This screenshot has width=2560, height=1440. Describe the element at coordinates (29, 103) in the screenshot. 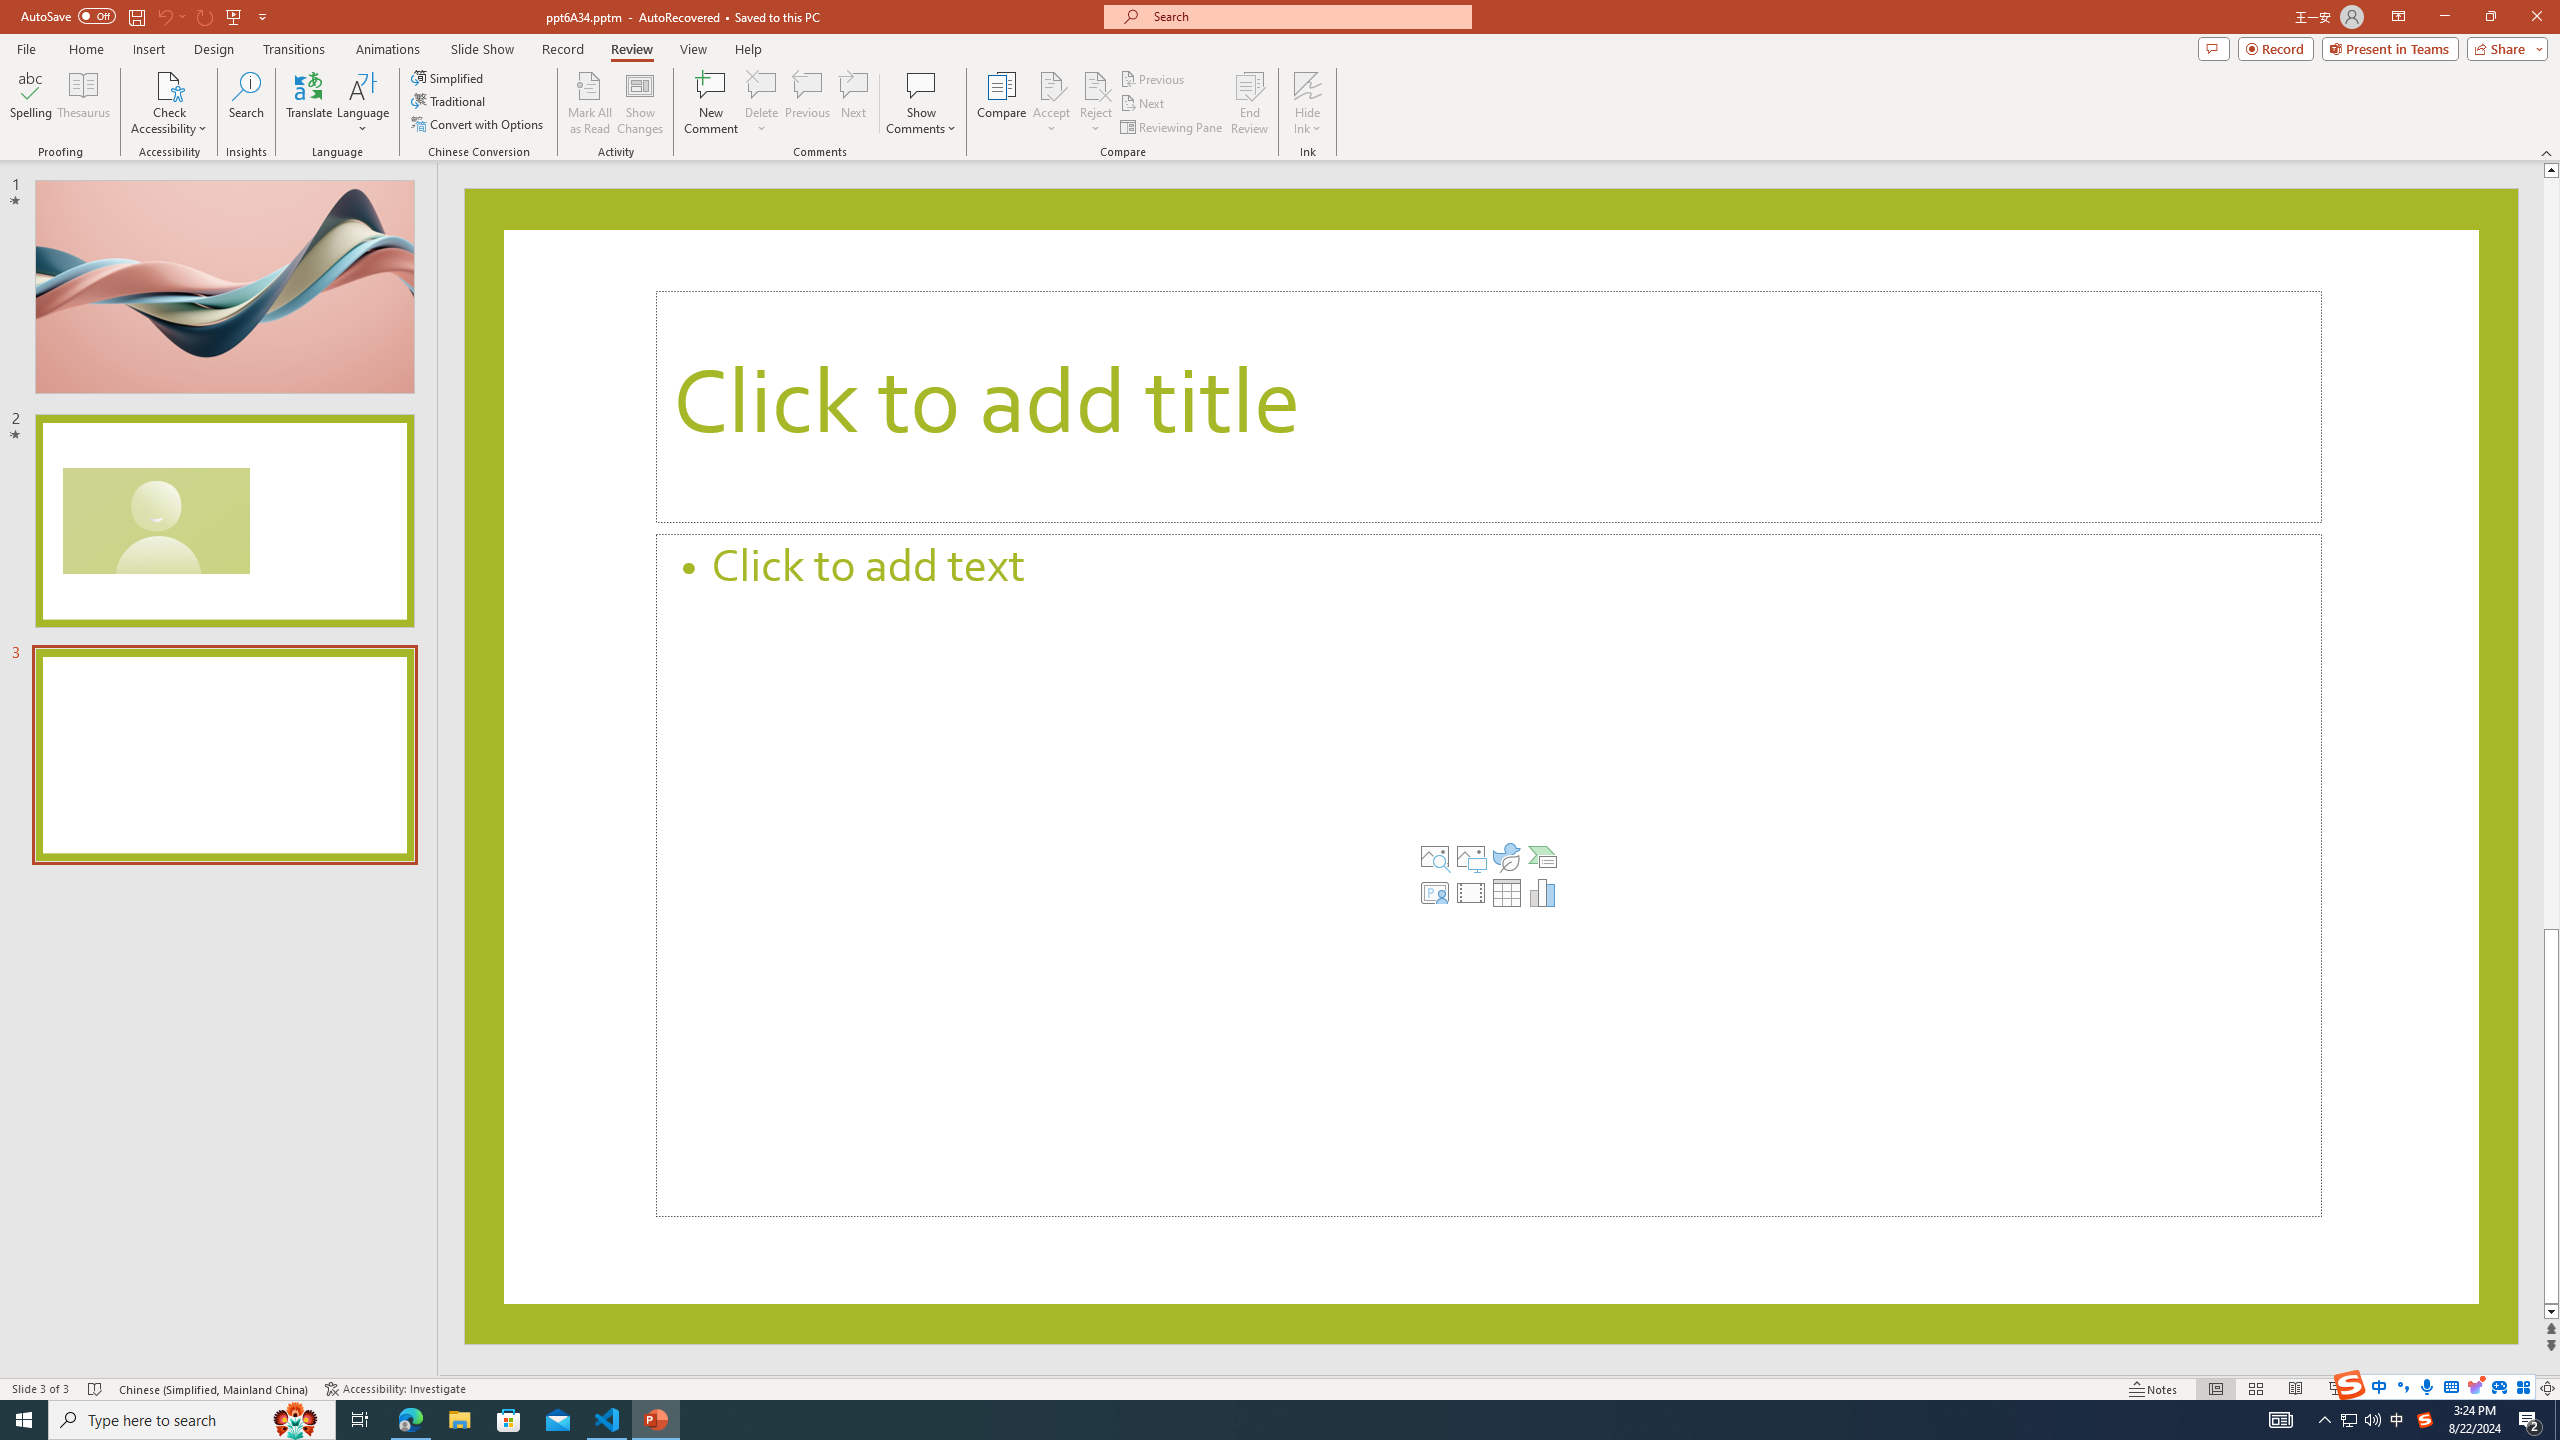

I see `'Spelling...'` at that location.